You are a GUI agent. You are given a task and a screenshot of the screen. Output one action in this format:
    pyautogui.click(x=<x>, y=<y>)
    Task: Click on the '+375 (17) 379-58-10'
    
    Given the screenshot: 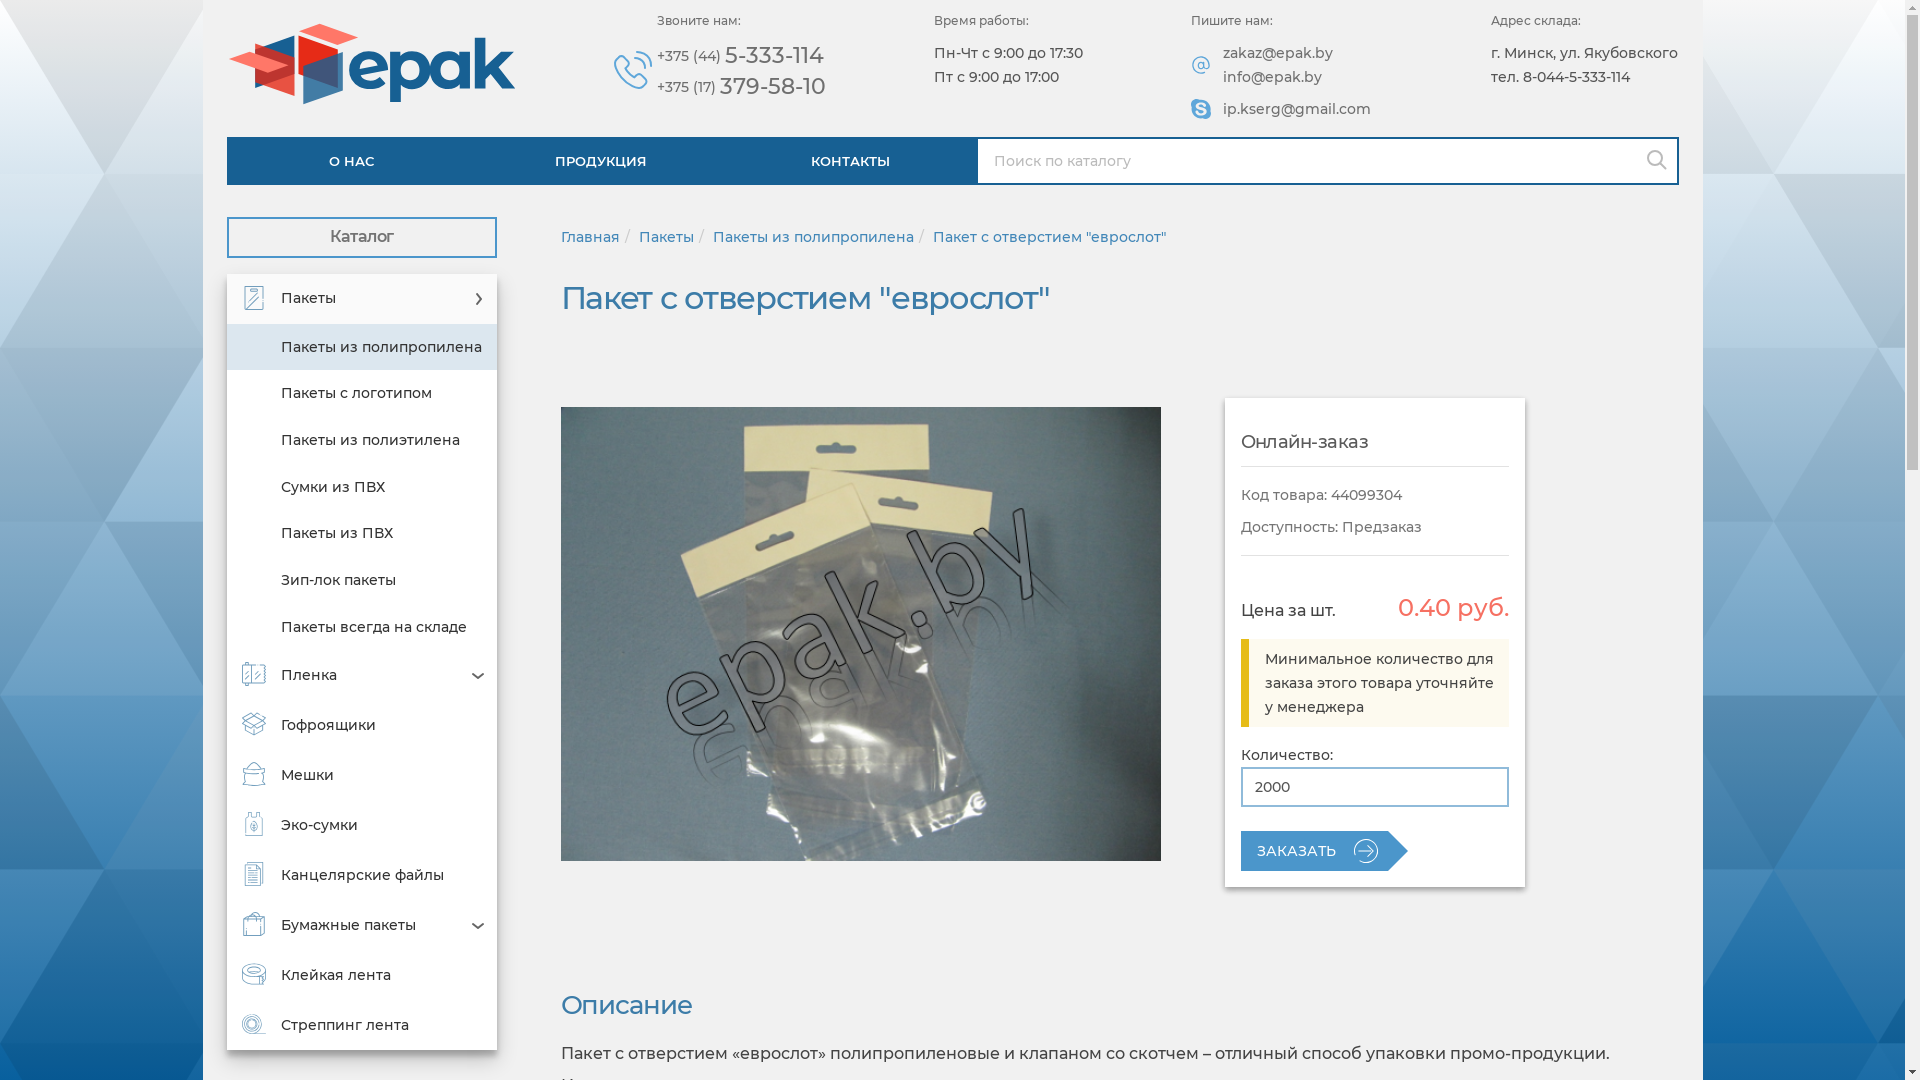 What is the action you would take?
    pyautogui.click(x=740, y=86)
    